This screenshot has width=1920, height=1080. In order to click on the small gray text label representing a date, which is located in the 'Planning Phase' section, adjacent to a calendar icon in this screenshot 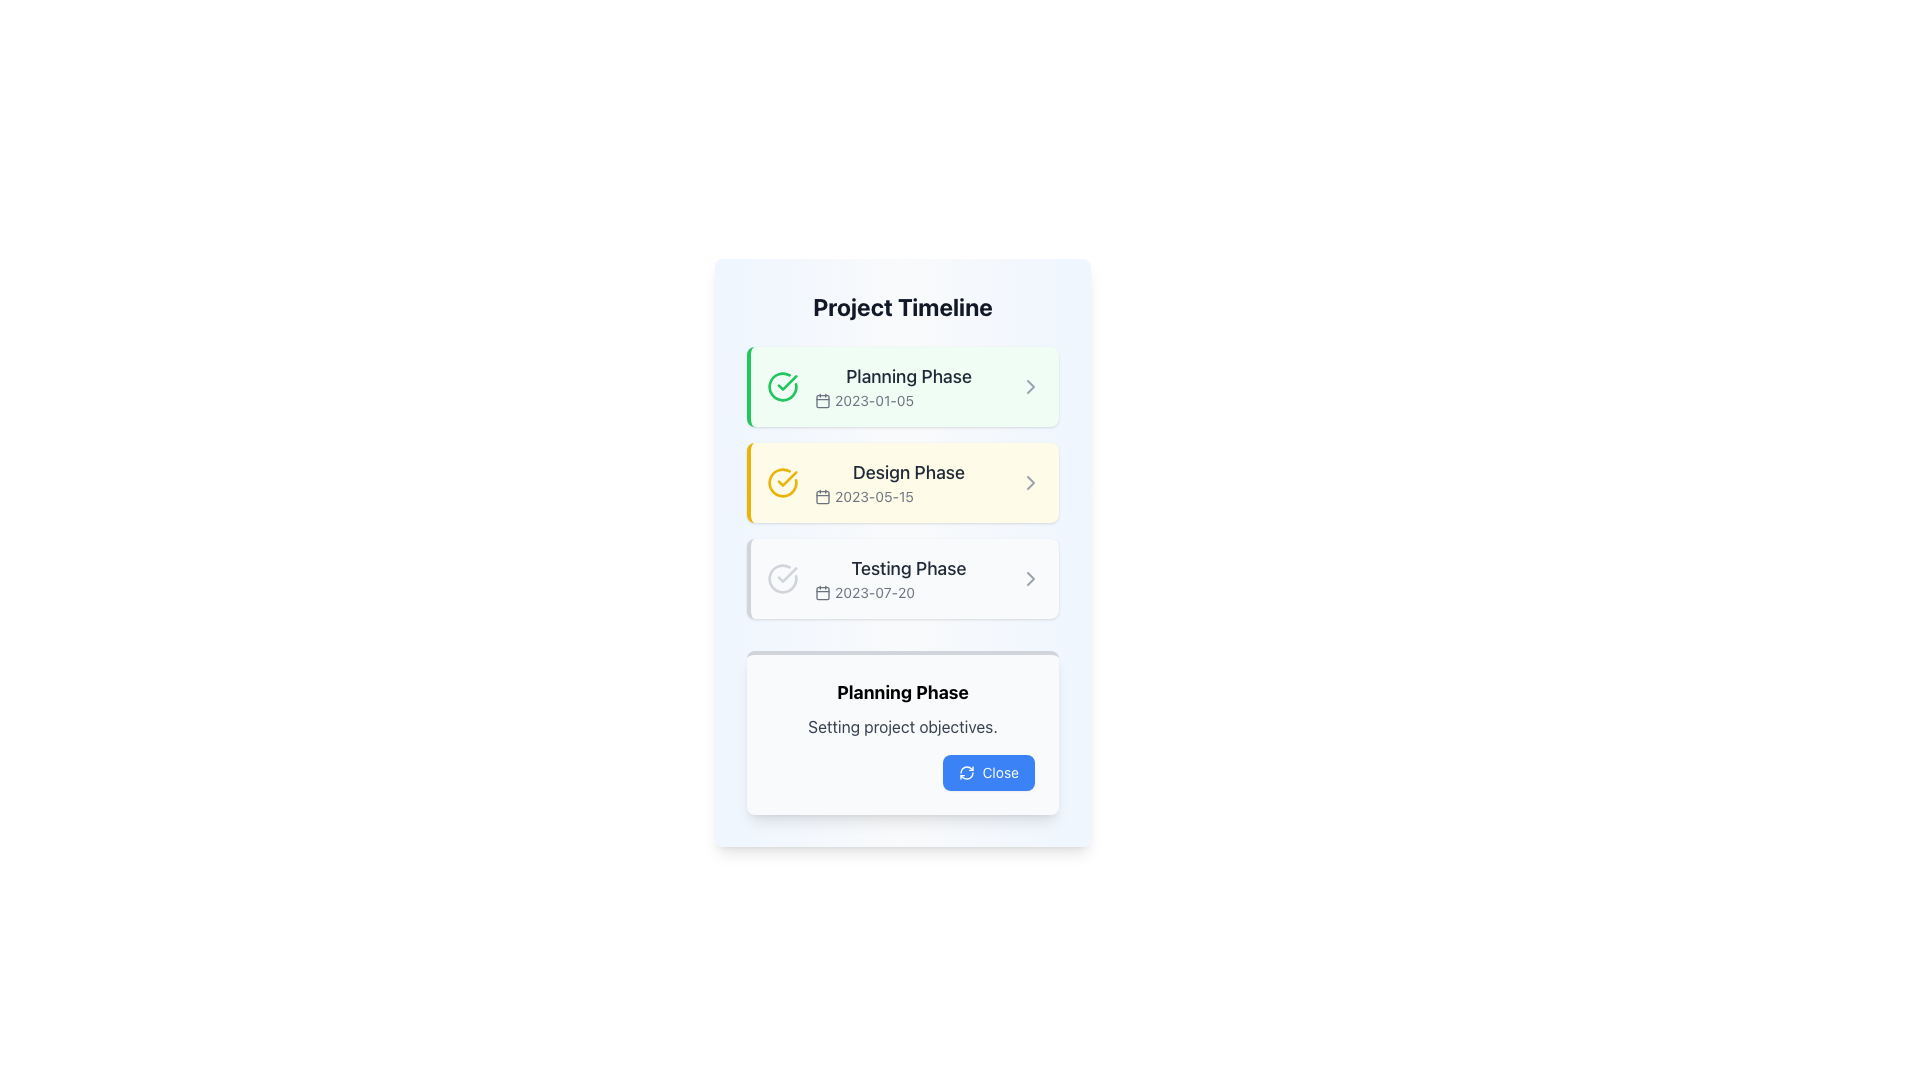, I will do `click(907, 401)`.